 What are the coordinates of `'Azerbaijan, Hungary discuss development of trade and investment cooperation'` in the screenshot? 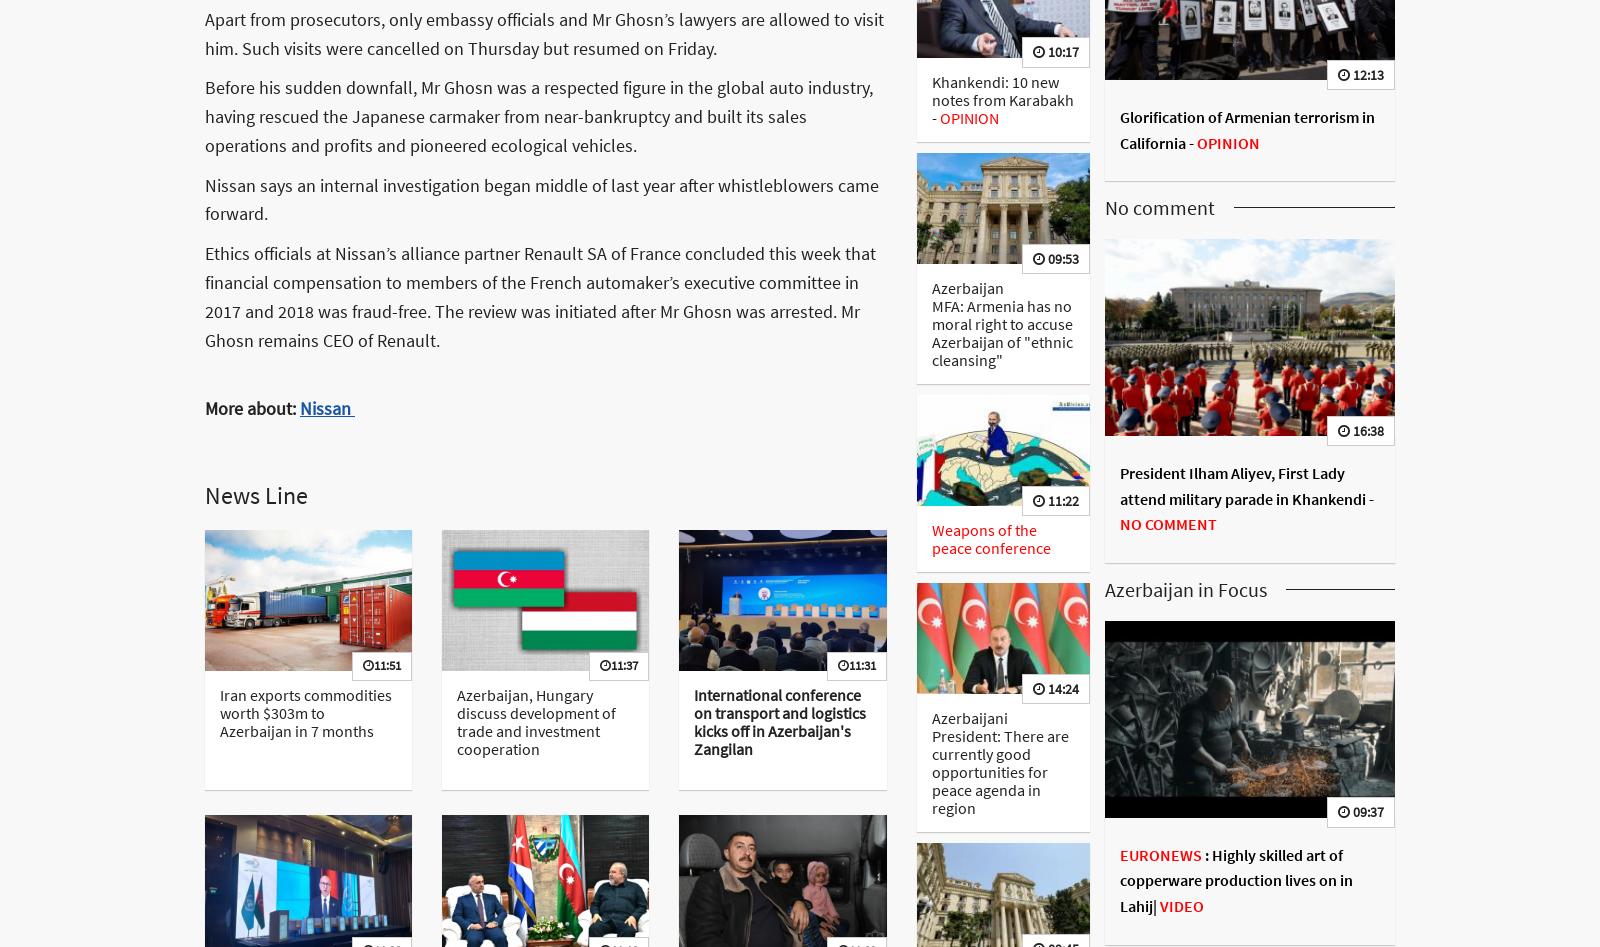 It's located at (535, 720).